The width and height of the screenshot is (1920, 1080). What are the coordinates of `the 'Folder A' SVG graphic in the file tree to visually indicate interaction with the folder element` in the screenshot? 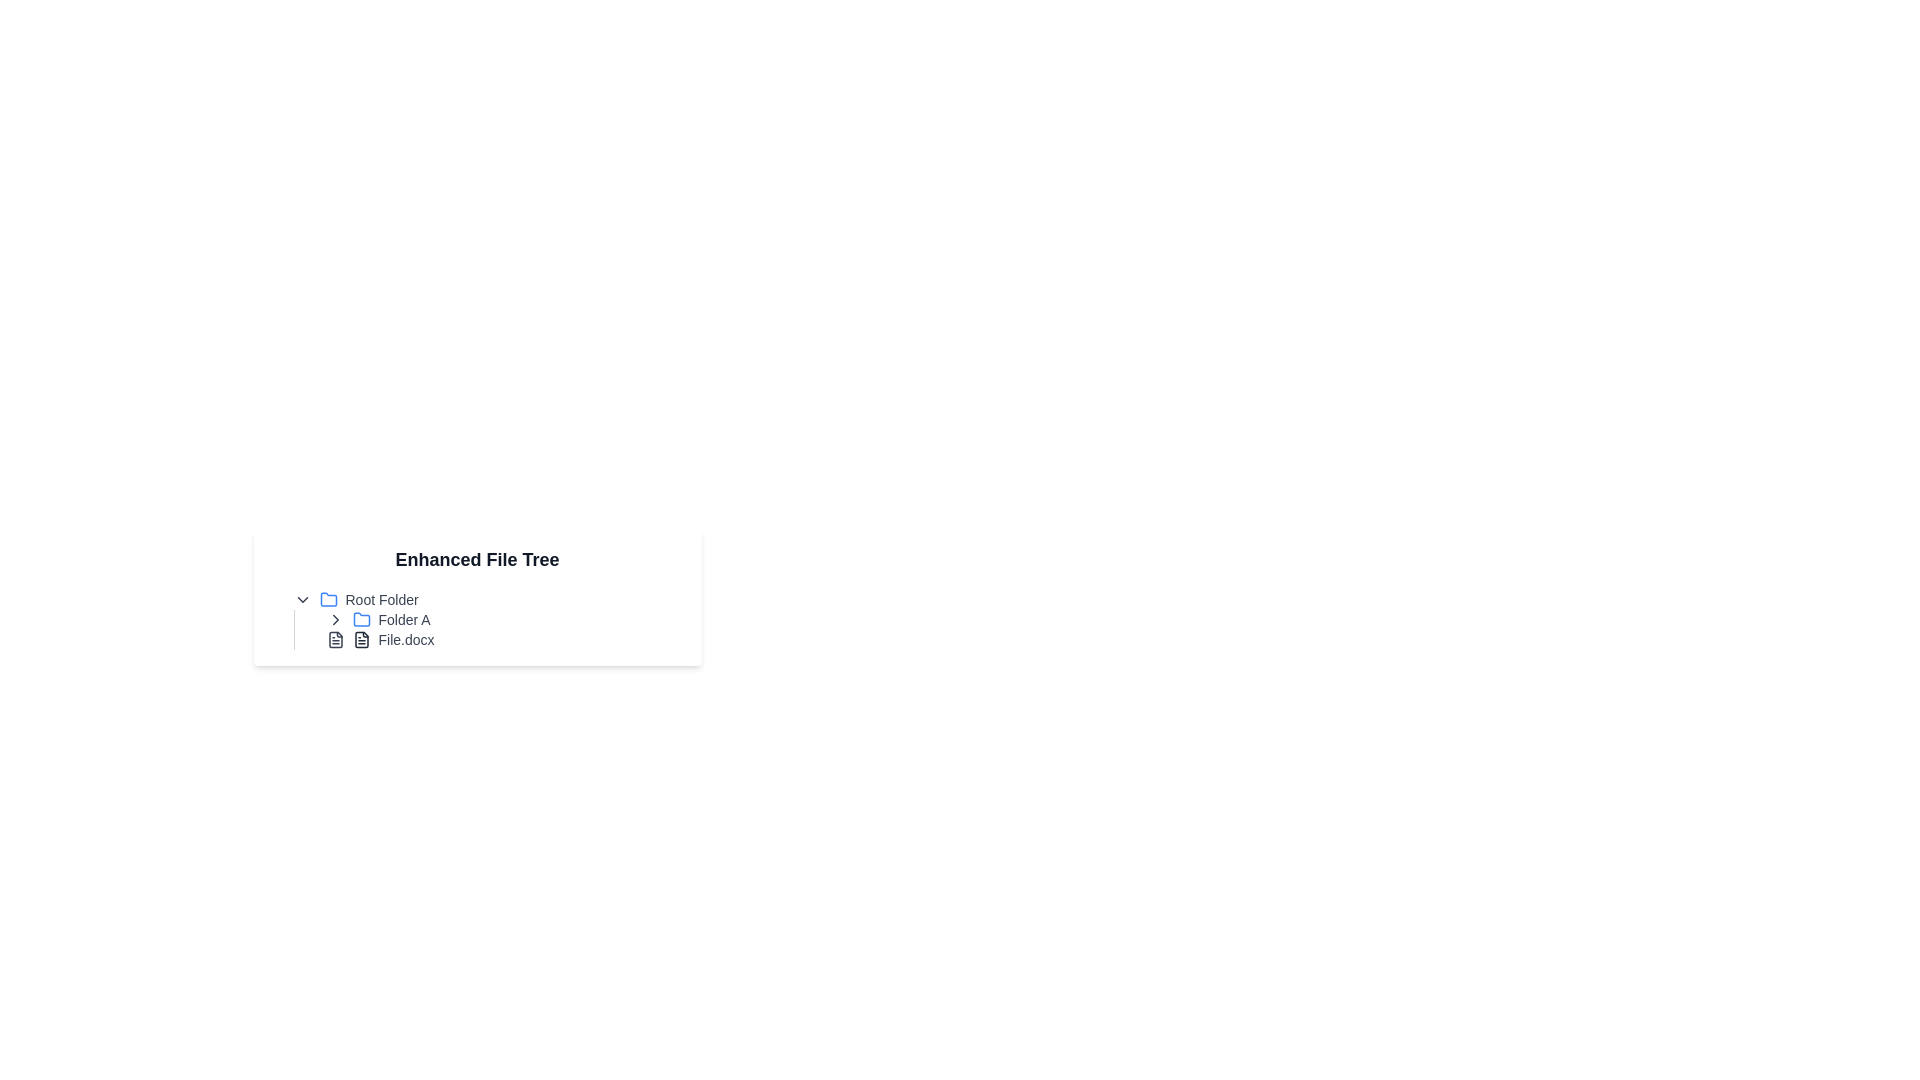 It's located at (361, 618).